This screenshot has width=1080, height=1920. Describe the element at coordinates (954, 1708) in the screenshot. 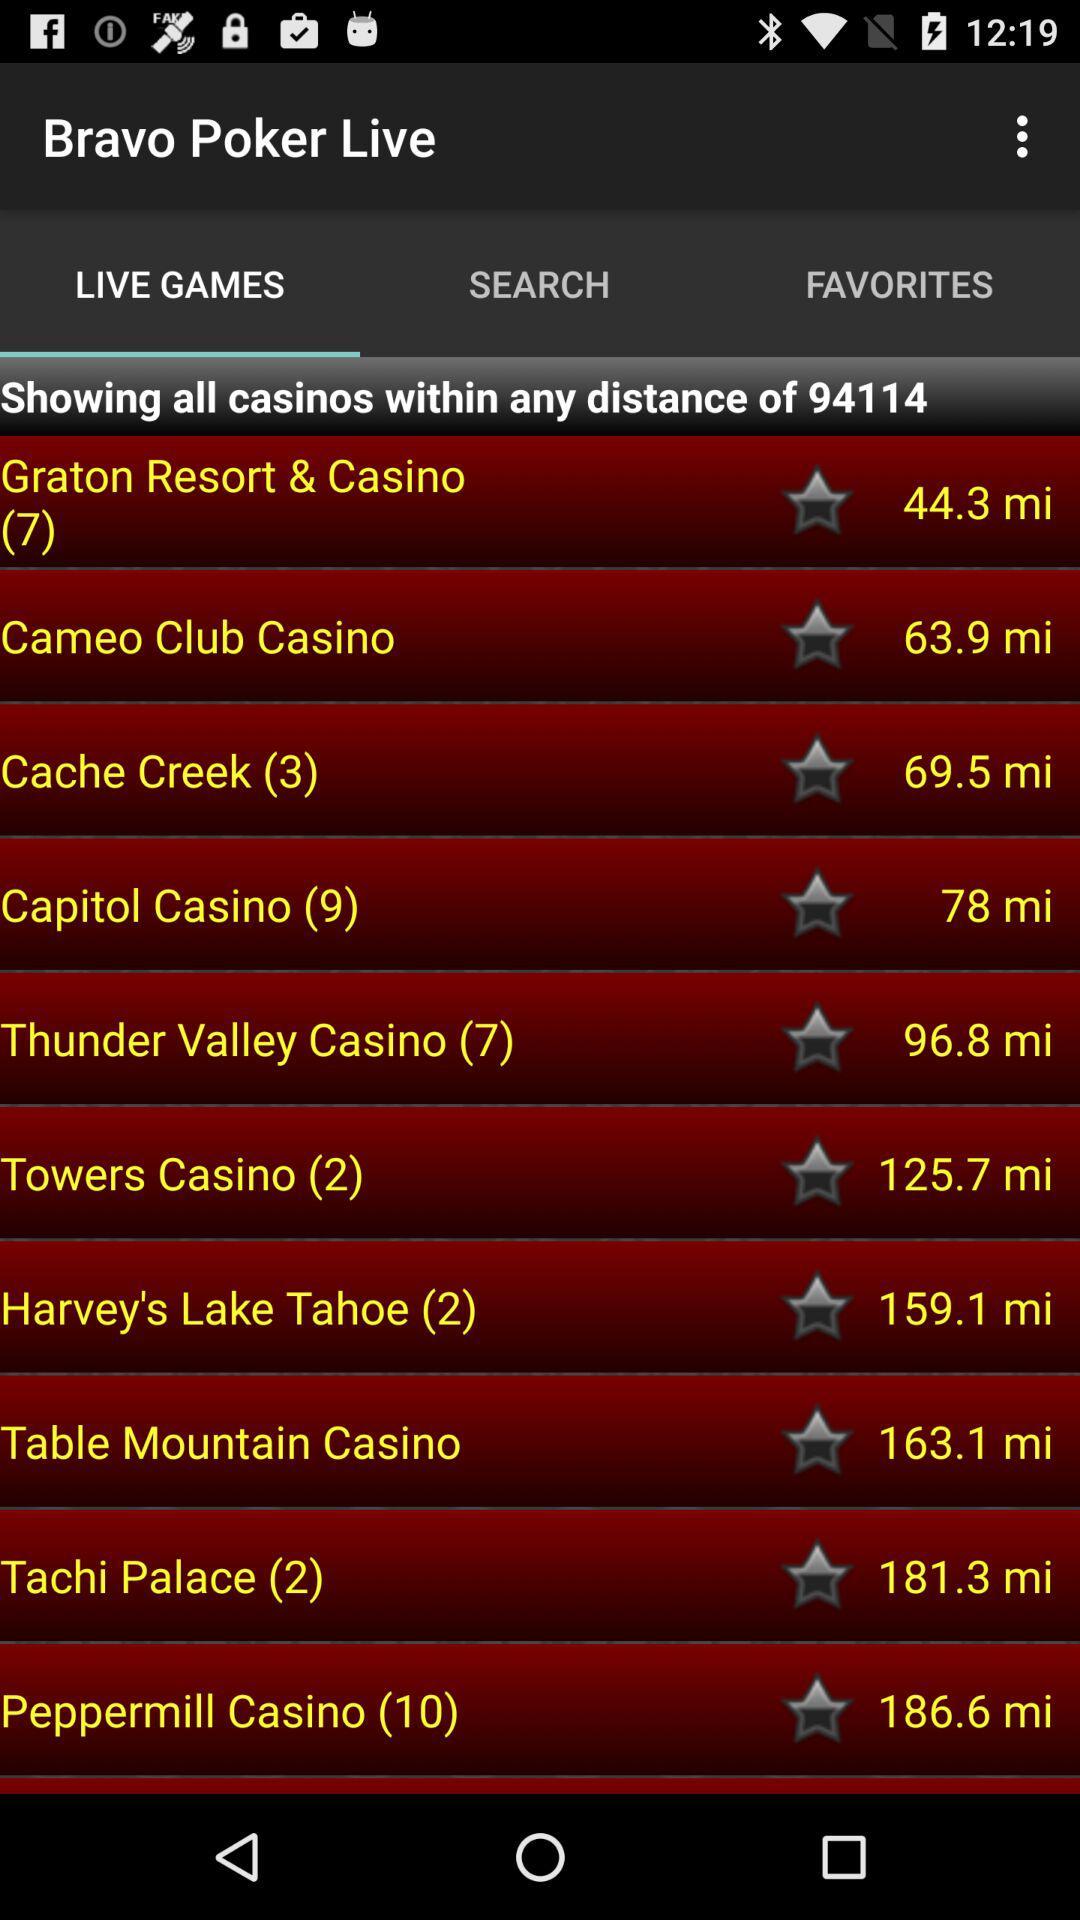

I see `186.6 mi icon` at that location.